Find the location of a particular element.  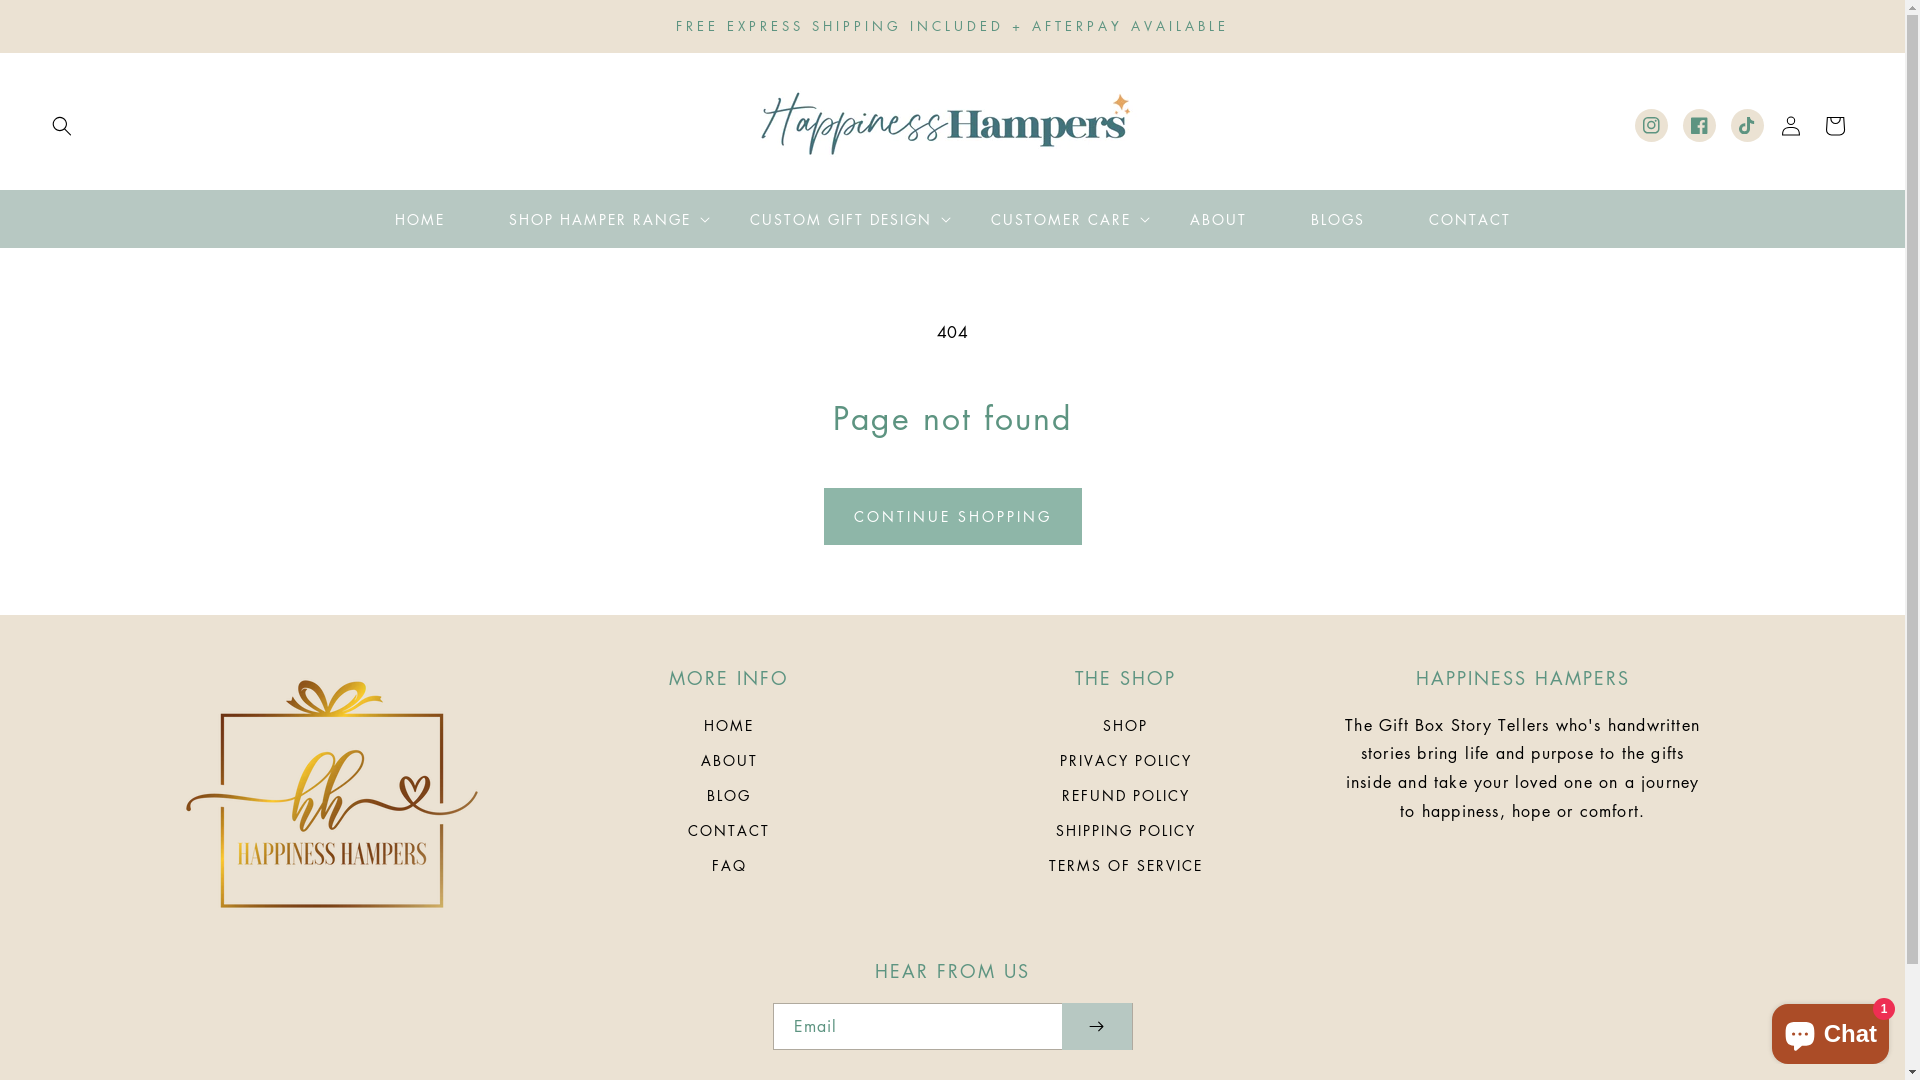

'SHOP' is located at coordinates (1125, 728).